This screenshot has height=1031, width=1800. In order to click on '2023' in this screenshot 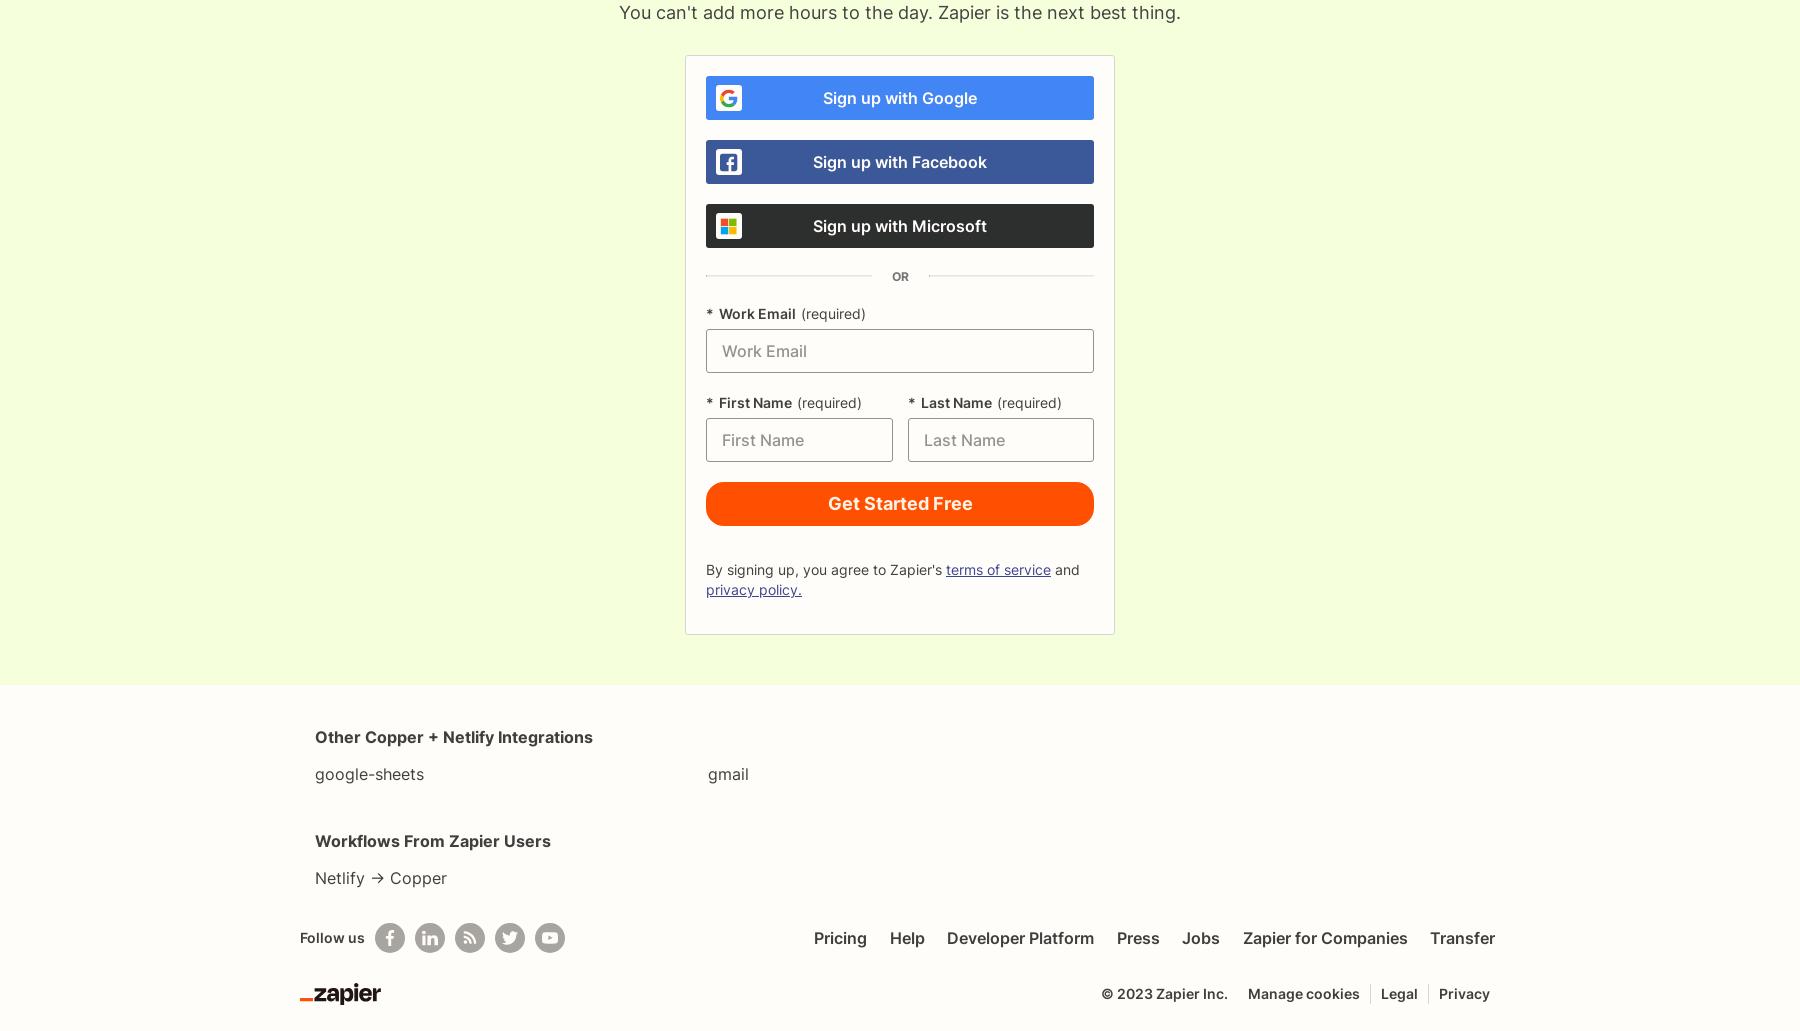, I will do `click(1134, 992)`.